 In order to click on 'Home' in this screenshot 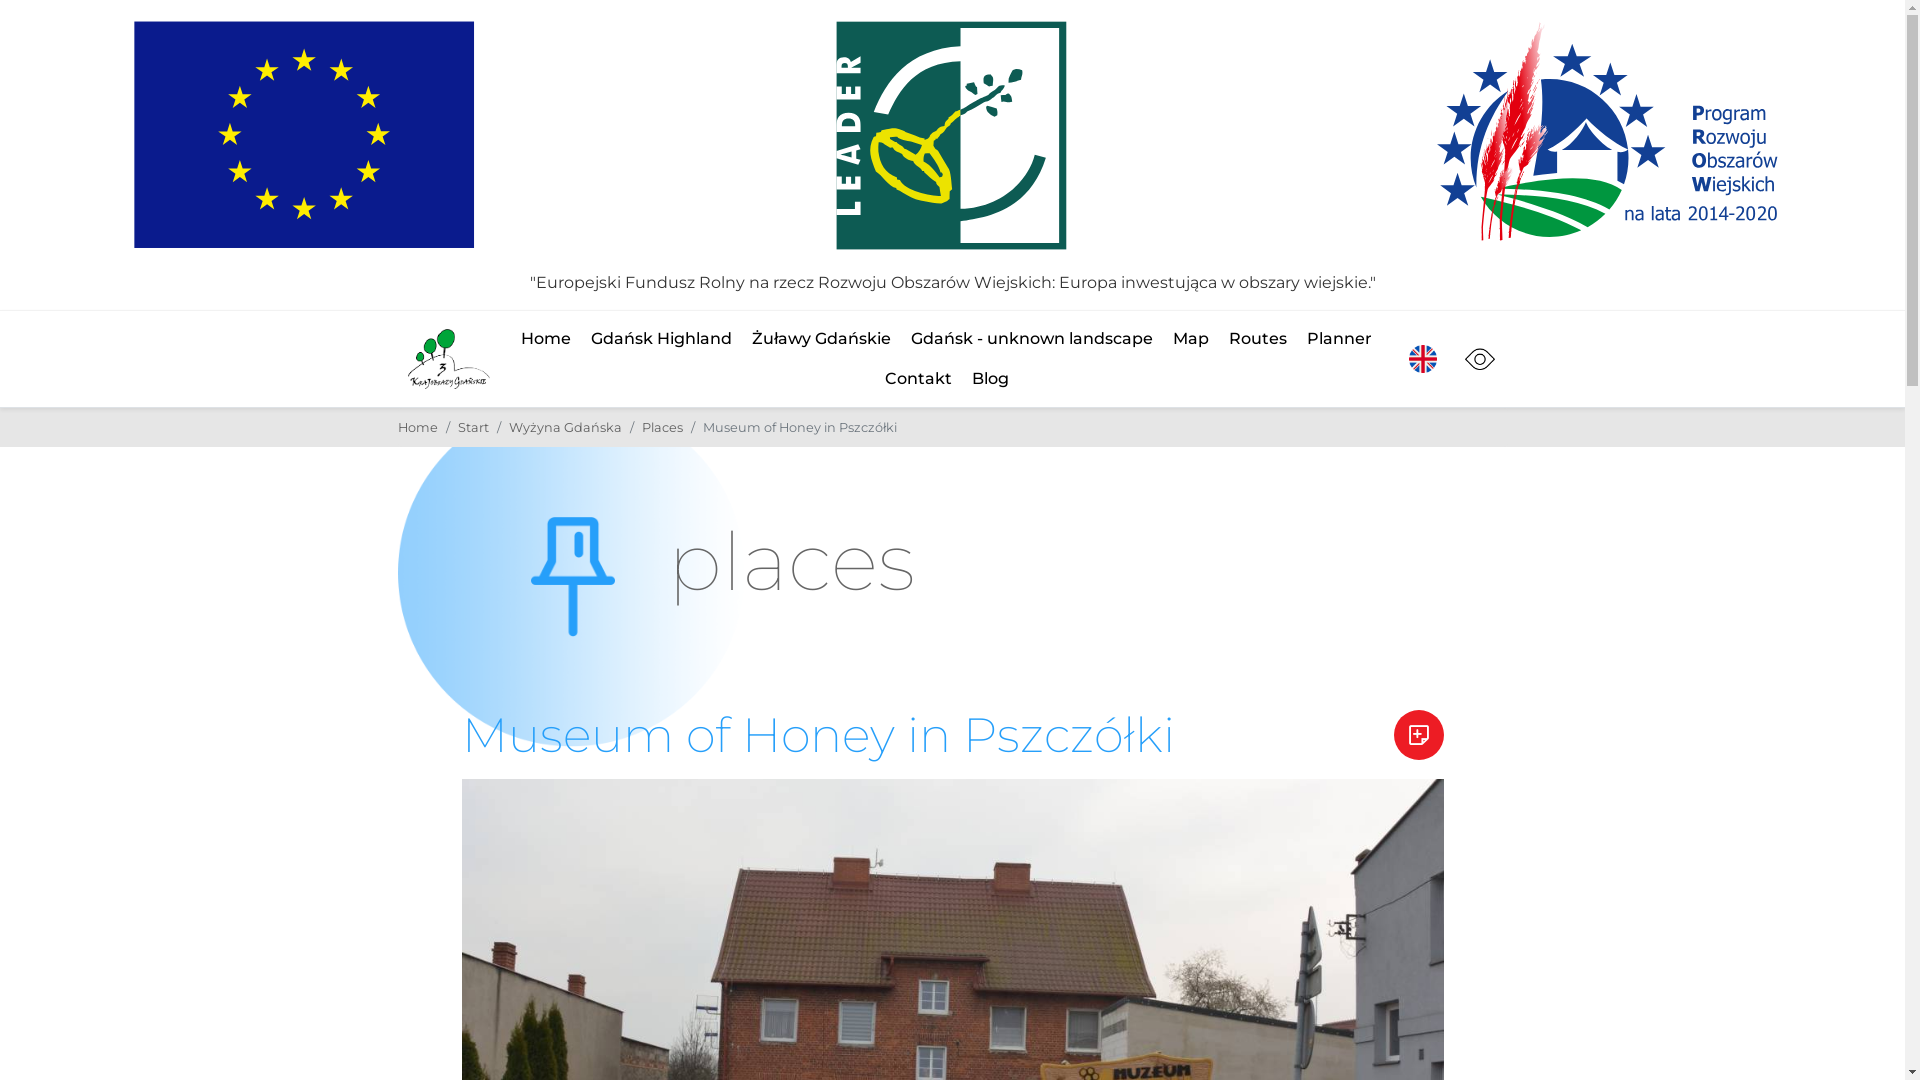, I will do `click(546, 338)`.